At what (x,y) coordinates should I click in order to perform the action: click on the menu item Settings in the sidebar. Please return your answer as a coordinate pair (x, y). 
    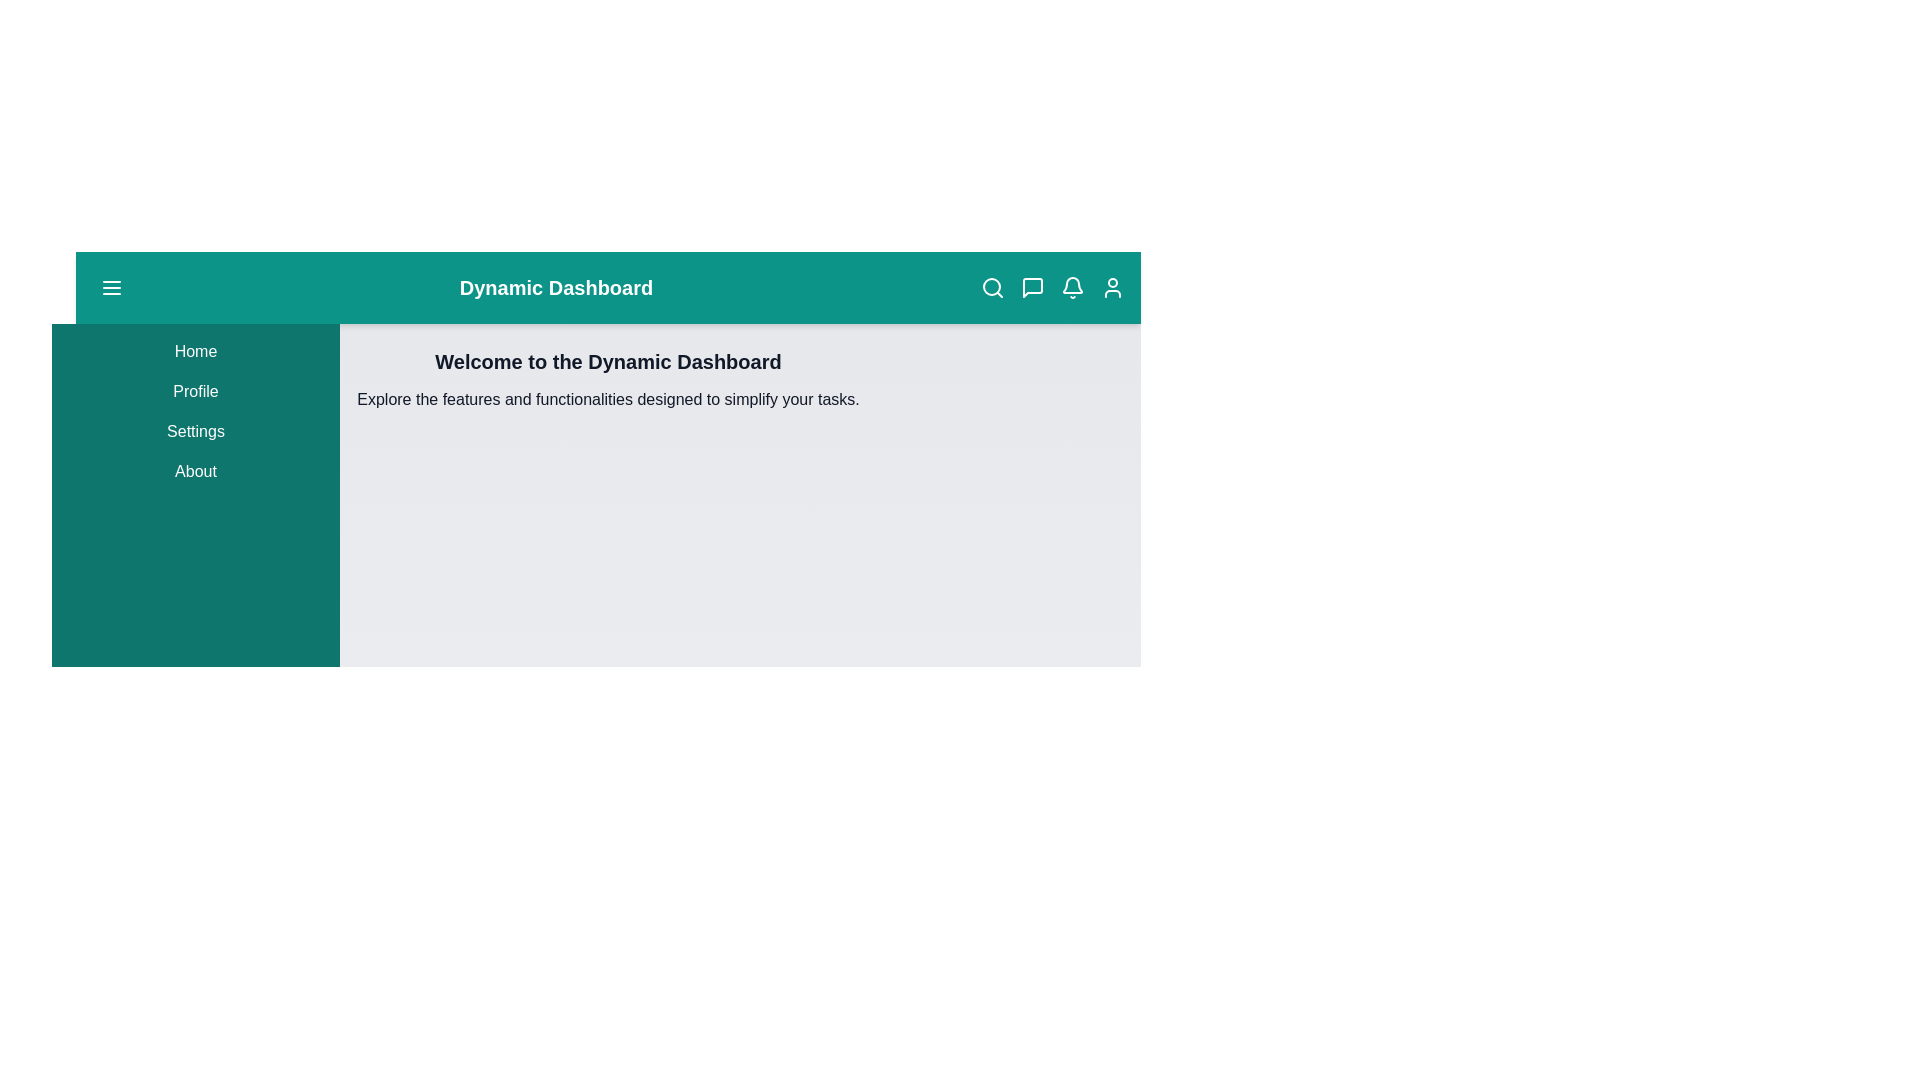
    Looking at the image, I should click on (196, 431).